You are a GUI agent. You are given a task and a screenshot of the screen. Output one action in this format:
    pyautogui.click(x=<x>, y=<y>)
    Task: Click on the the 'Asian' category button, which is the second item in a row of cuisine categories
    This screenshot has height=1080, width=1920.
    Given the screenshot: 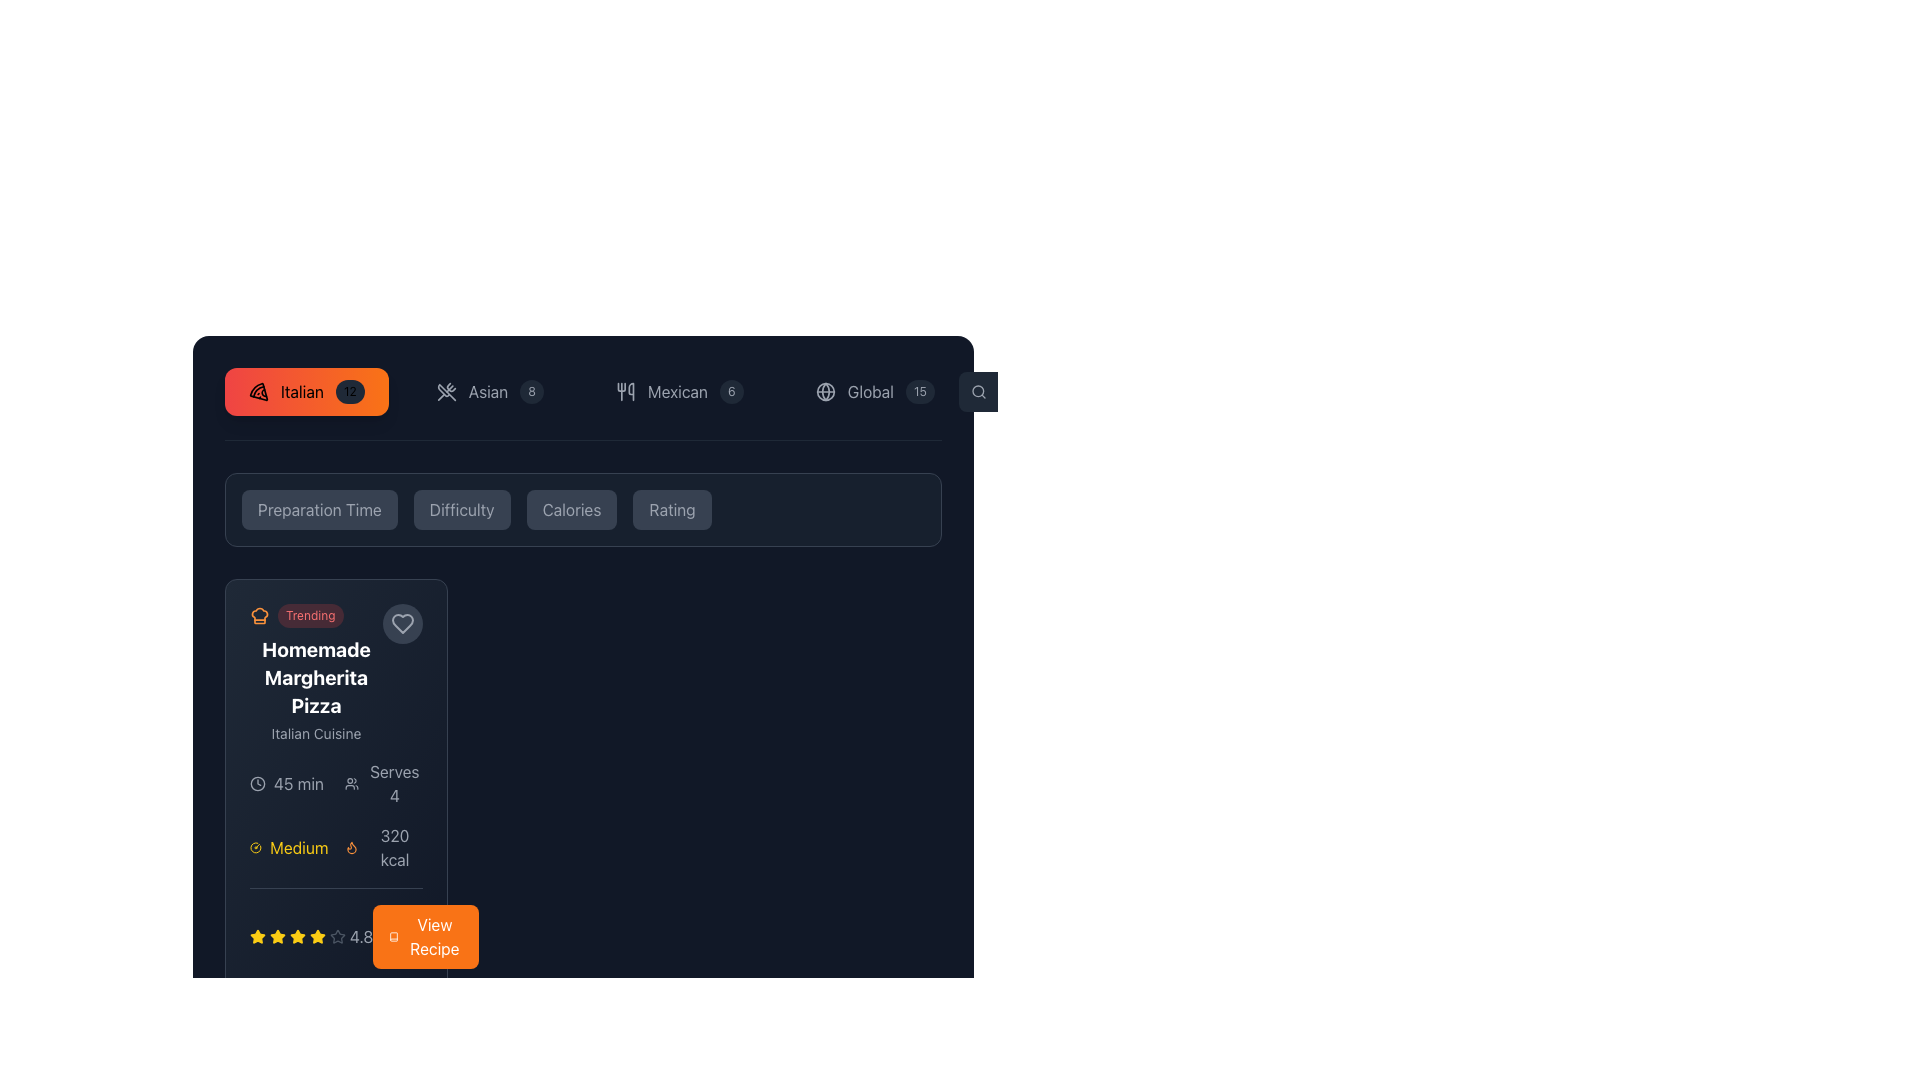 What is the action you would take?
    pyautogui.click(x=490, y=392)
    